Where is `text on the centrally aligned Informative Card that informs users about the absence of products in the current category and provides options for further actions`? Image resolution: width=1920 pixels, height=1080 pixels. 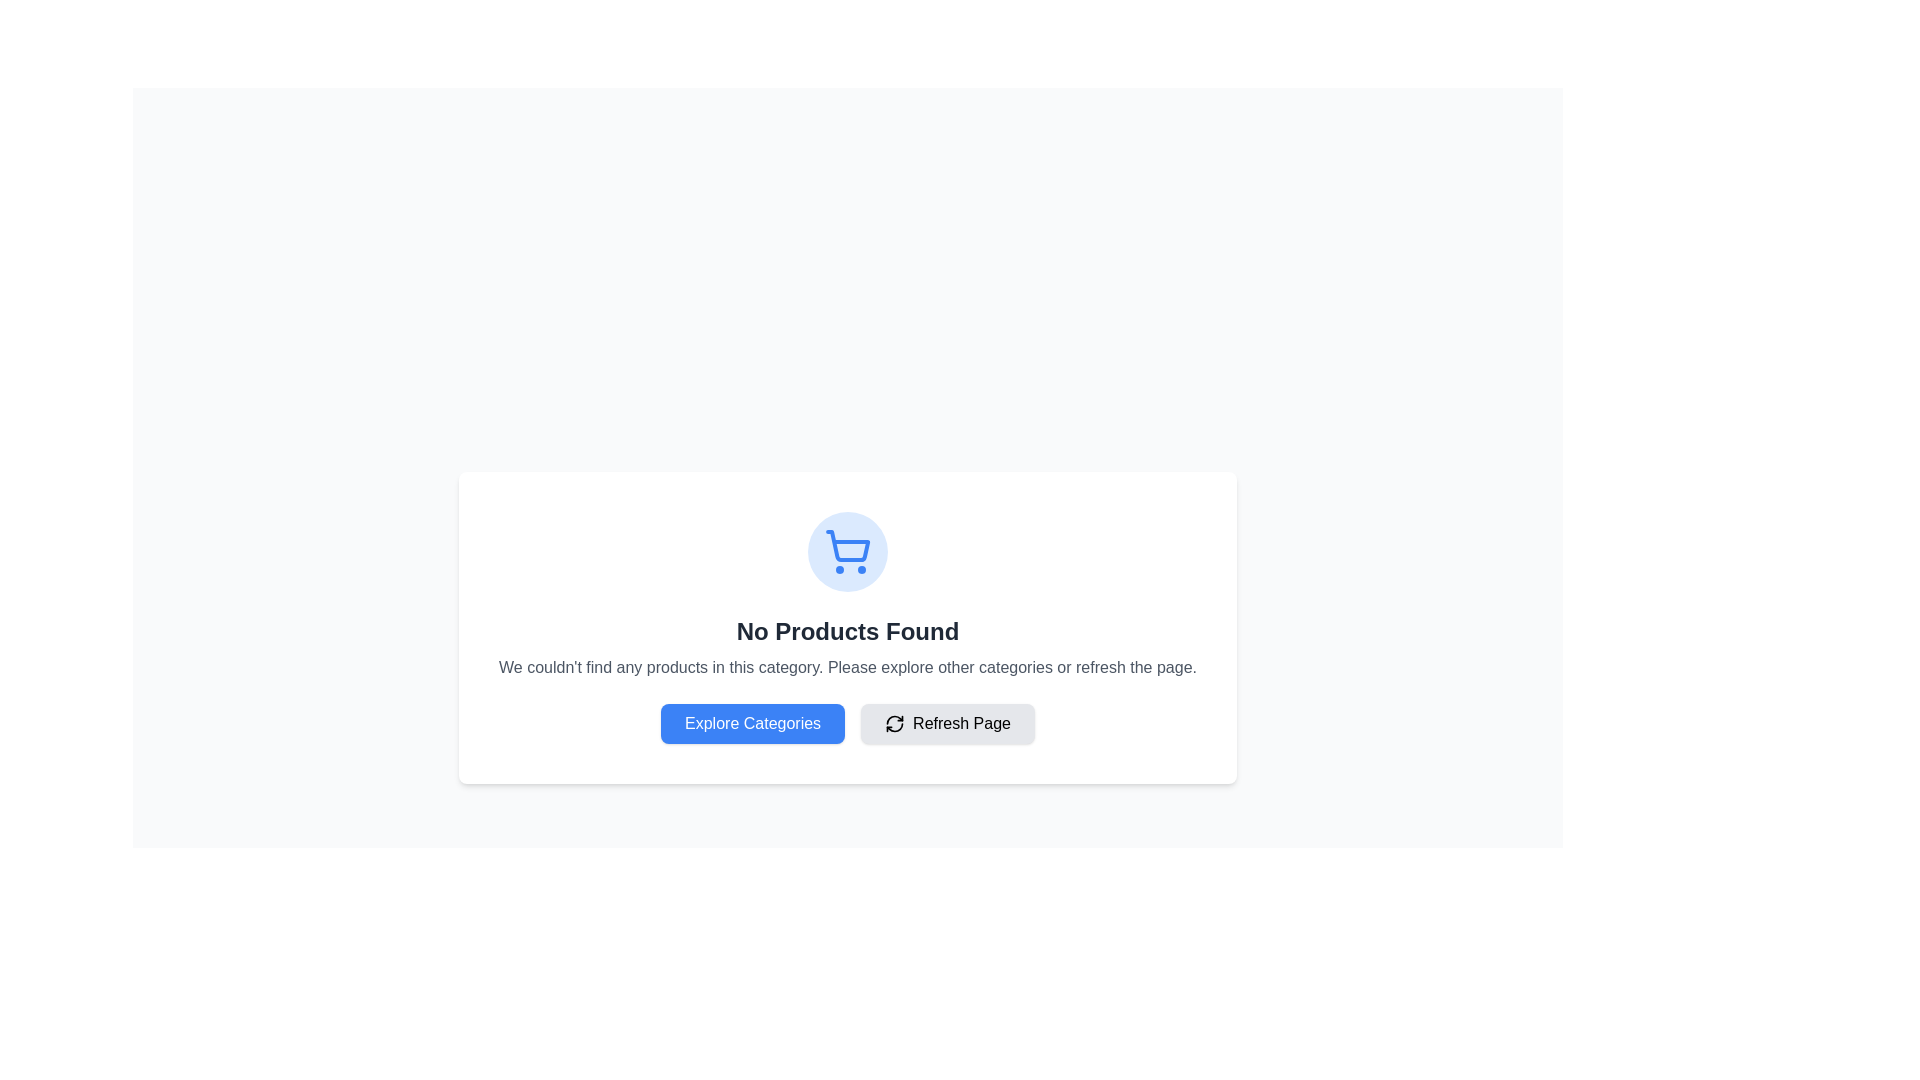 text on the centrally aligned Informative Card that informs users about the absence of products in the current category and provides options for further actions is located at coordinates (848, 627).